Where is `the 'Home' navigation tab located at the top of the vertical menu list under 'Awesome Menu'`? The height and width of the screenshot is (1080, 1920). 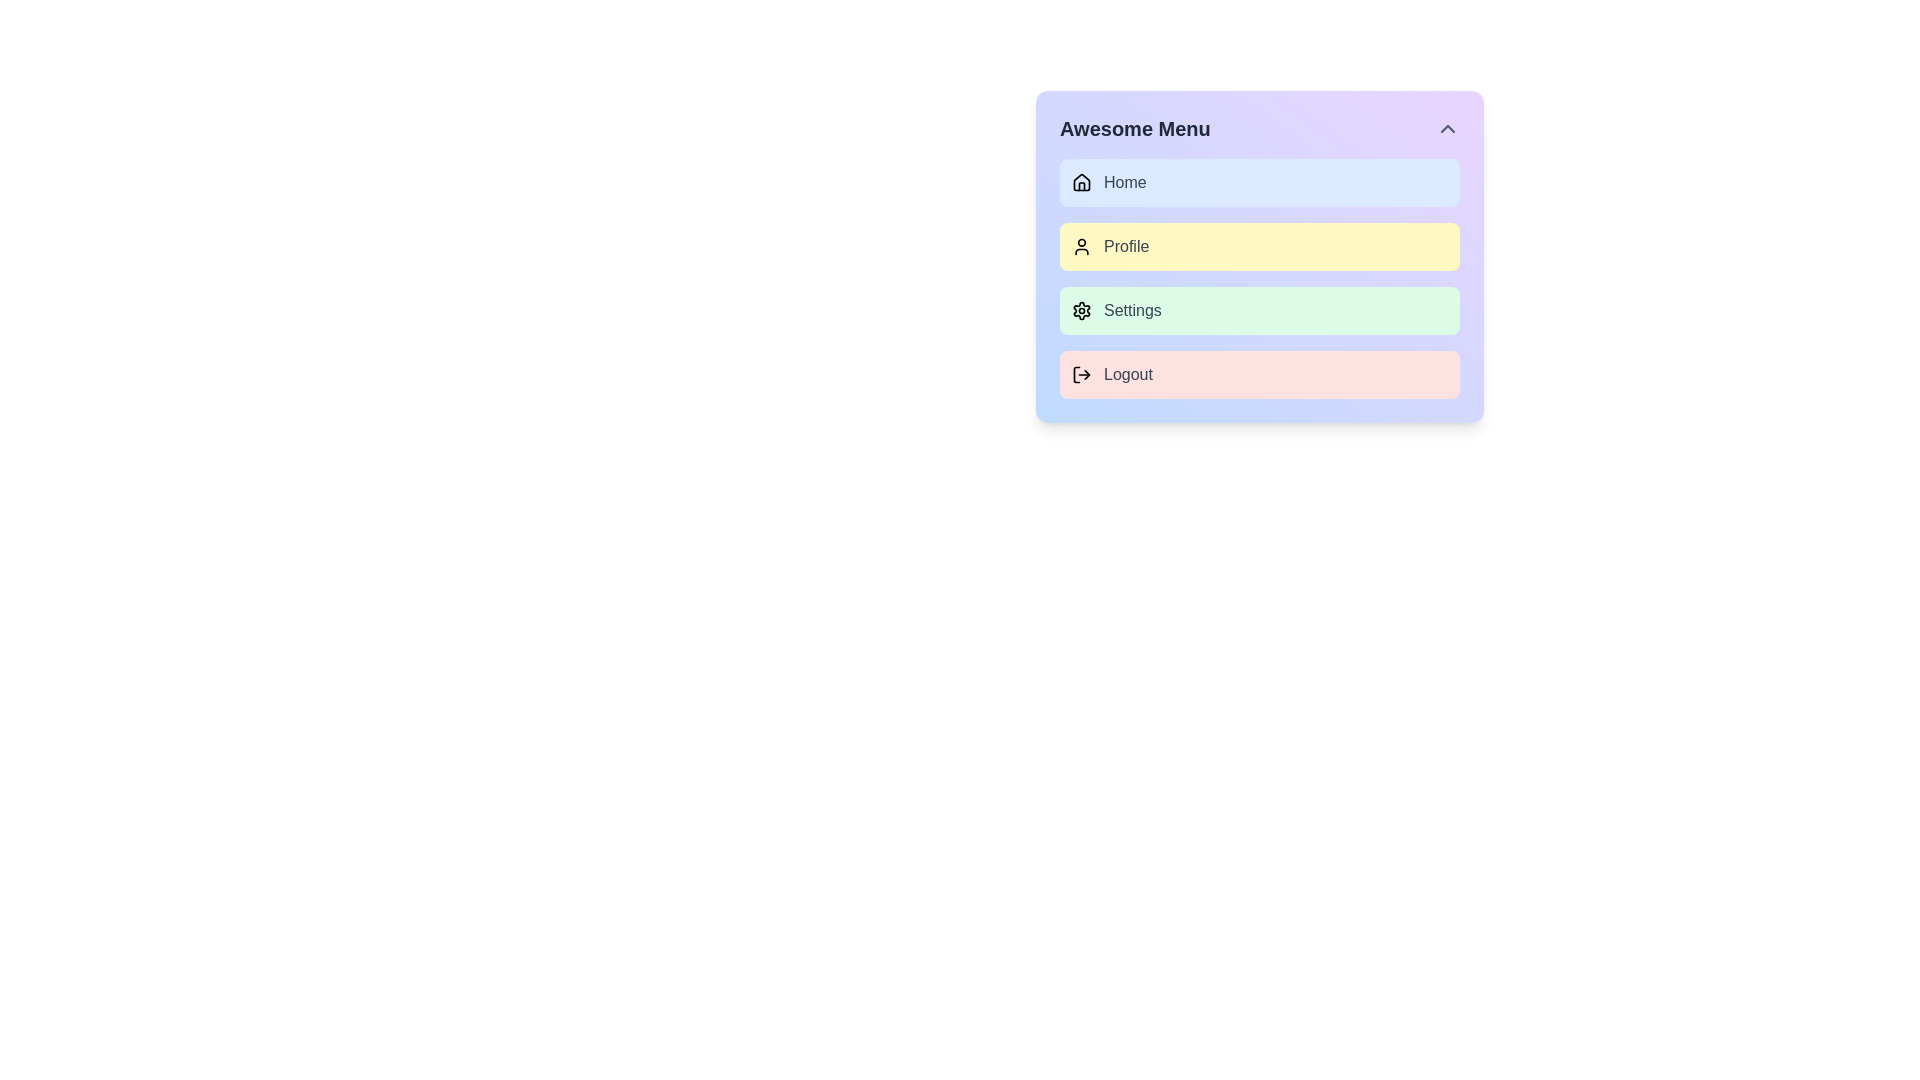 the 'Home' navigation tab located at the top of the vertical menu list under 'Awesome Menu' is located at coordinates (1258, 182).